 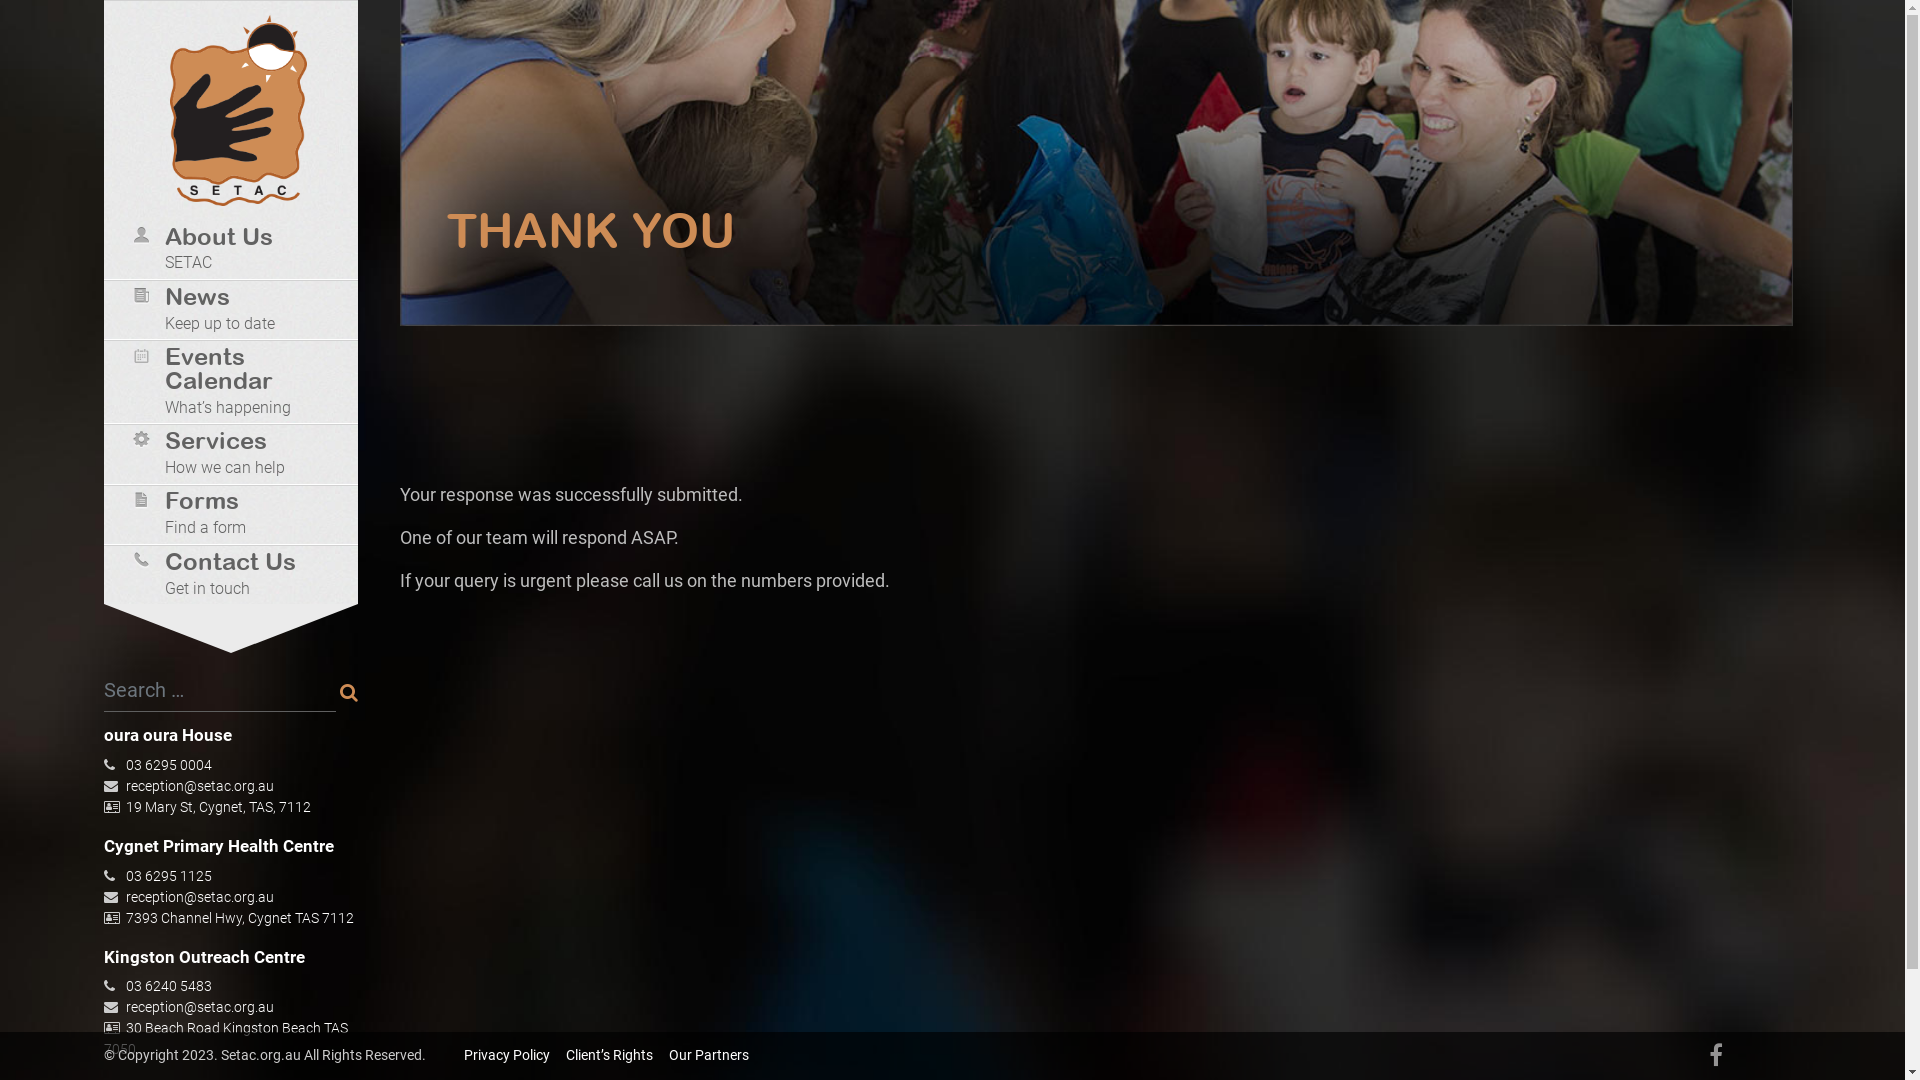 What do you see at coordinates (168, 764) in the screenshot?
I see `'03 6295 0004'` at bounding box center [168, 764].